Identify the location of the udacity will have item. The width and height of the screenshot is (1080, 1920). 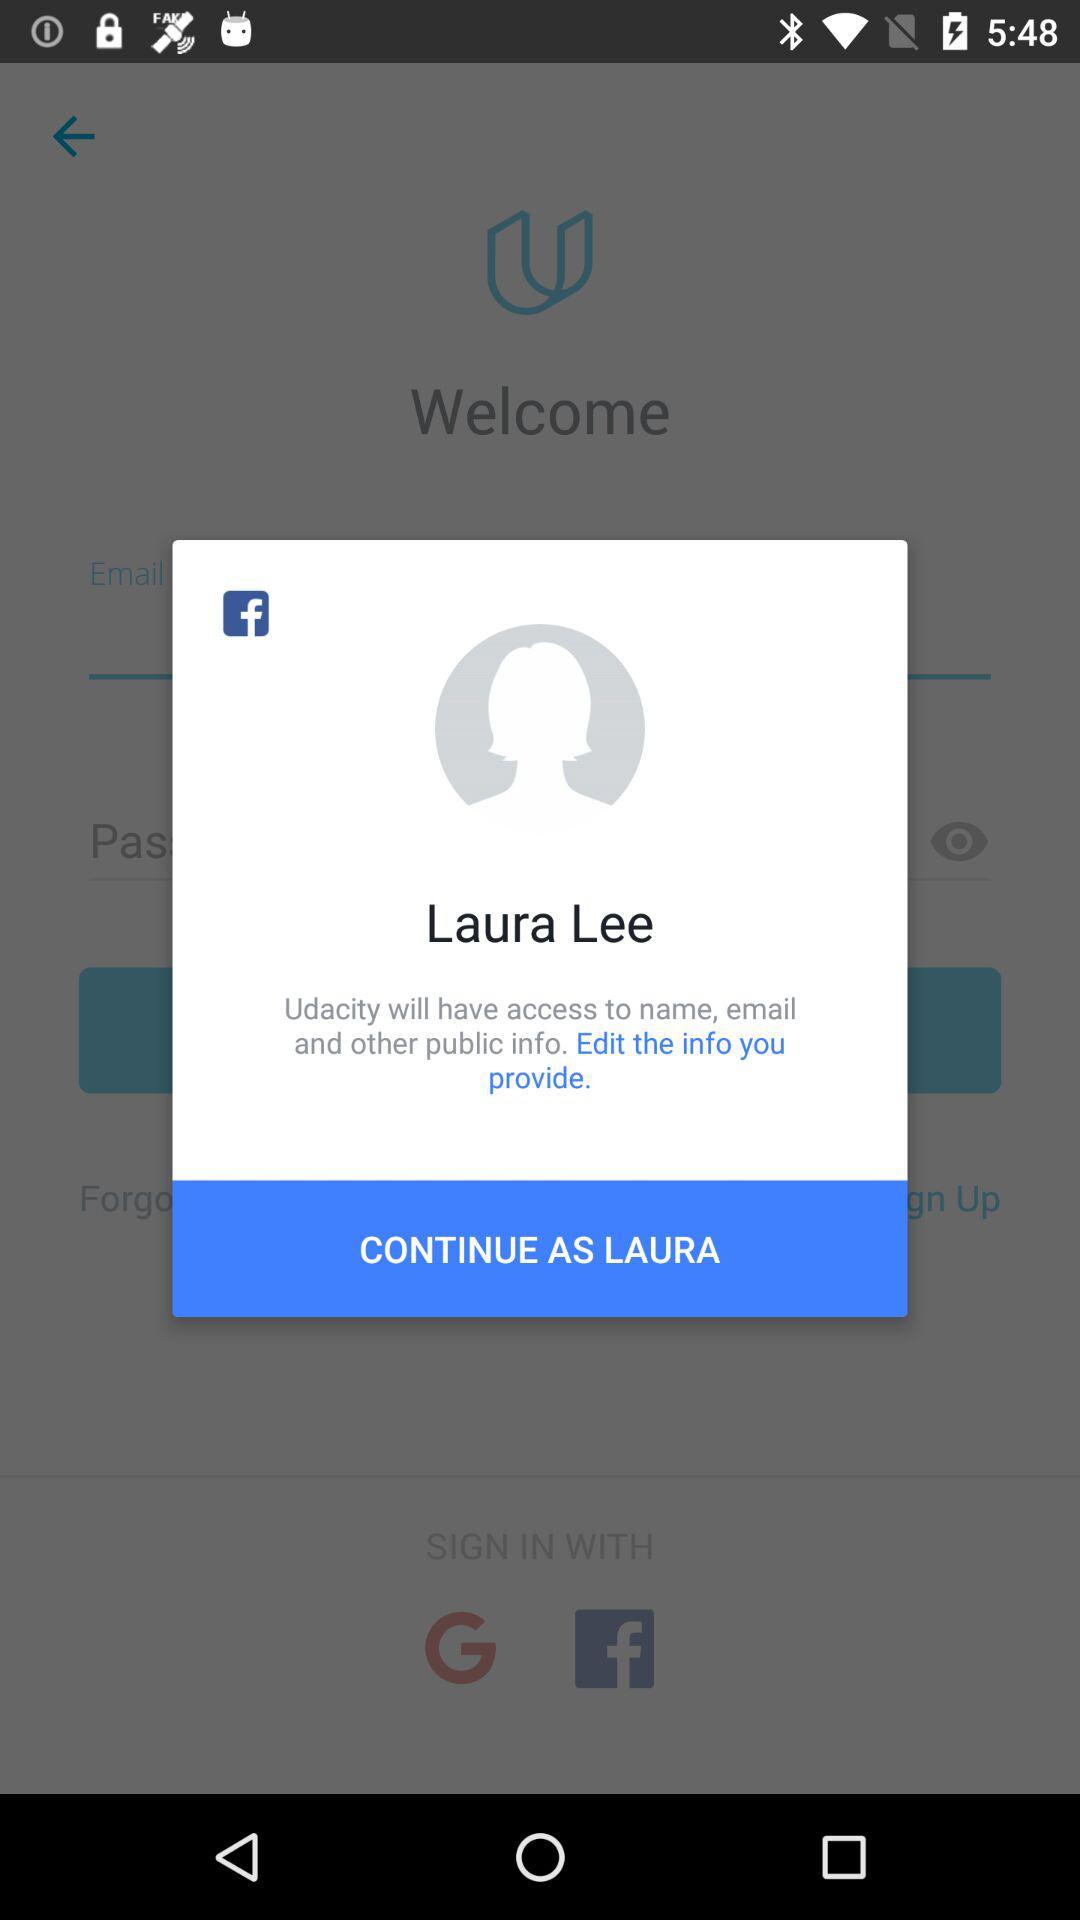
(540, 1041).